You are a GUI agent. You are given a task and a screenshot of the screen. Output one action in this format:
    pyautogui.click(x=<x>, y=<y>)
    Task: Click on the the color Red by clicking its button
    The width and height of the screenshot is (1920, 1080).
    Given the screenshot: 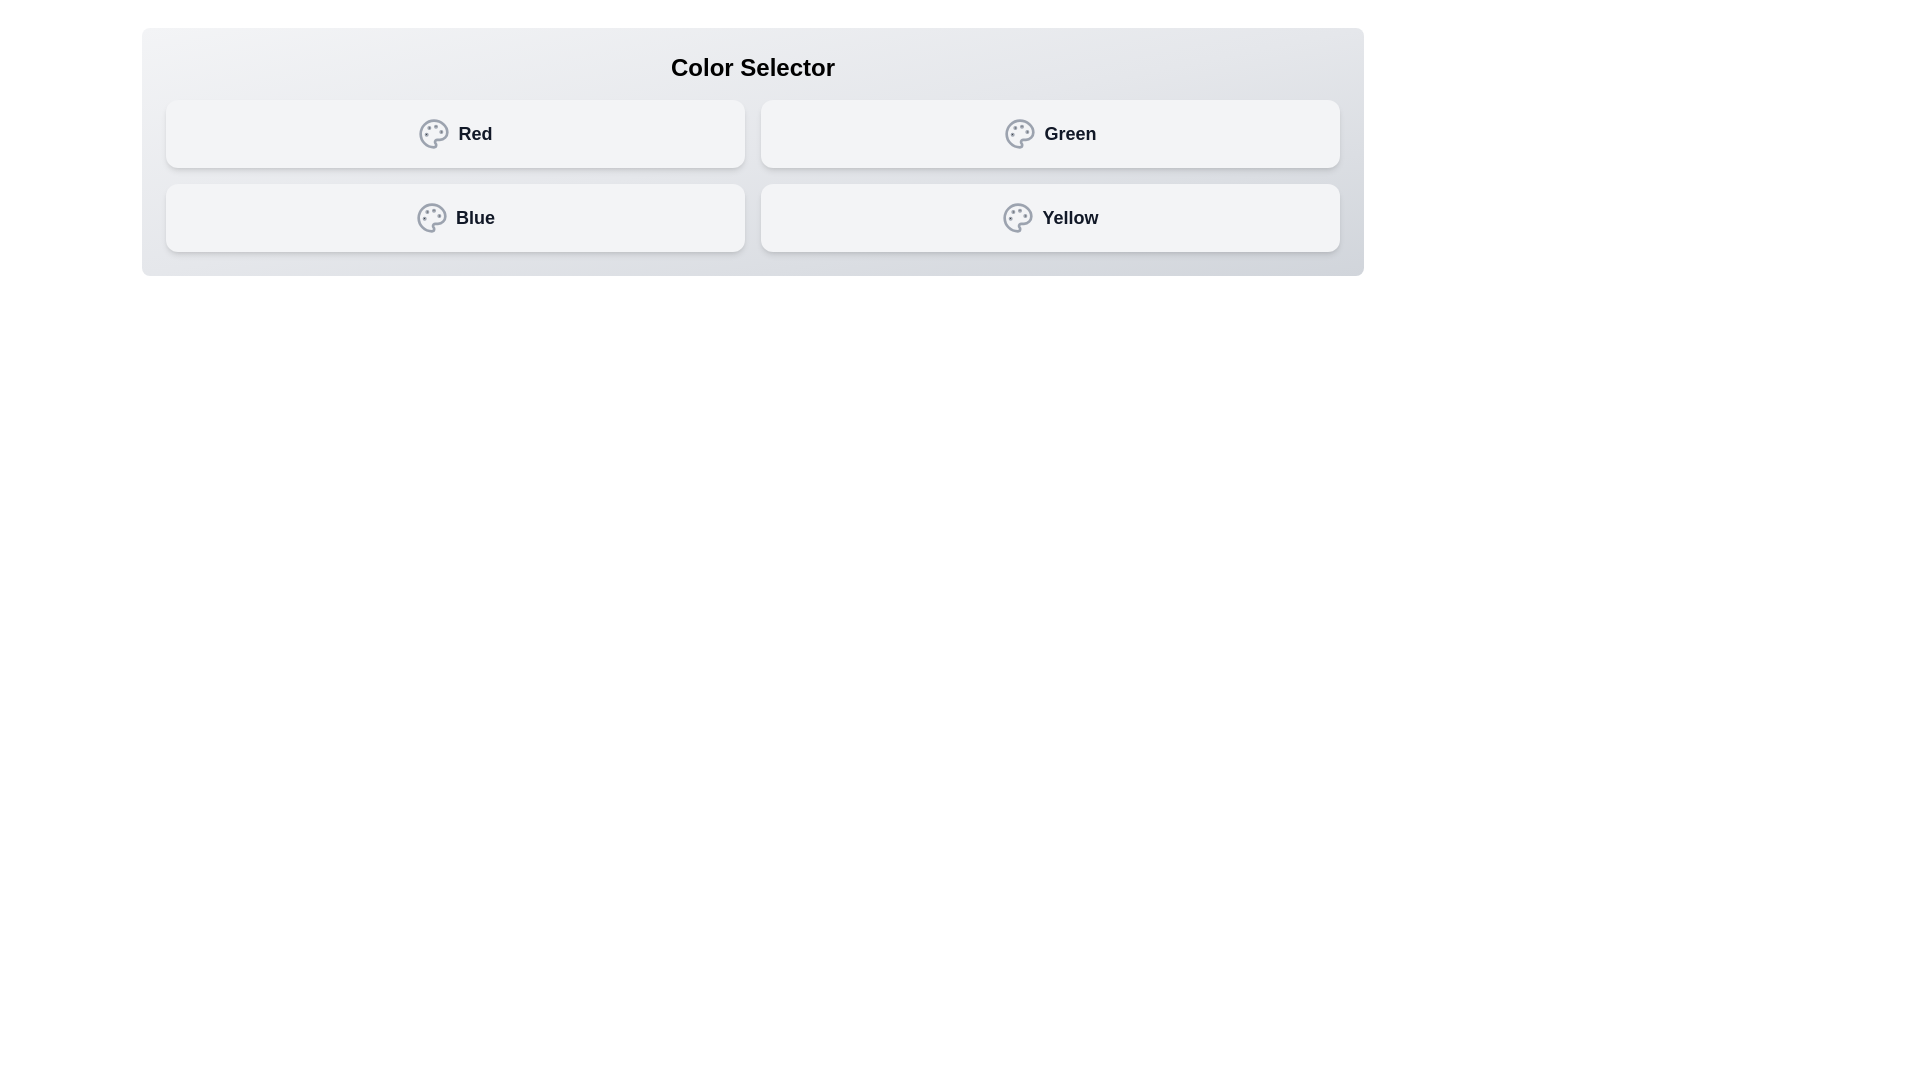 What is the action you would take?
    pyautogui.click(x=454, y=134)
    